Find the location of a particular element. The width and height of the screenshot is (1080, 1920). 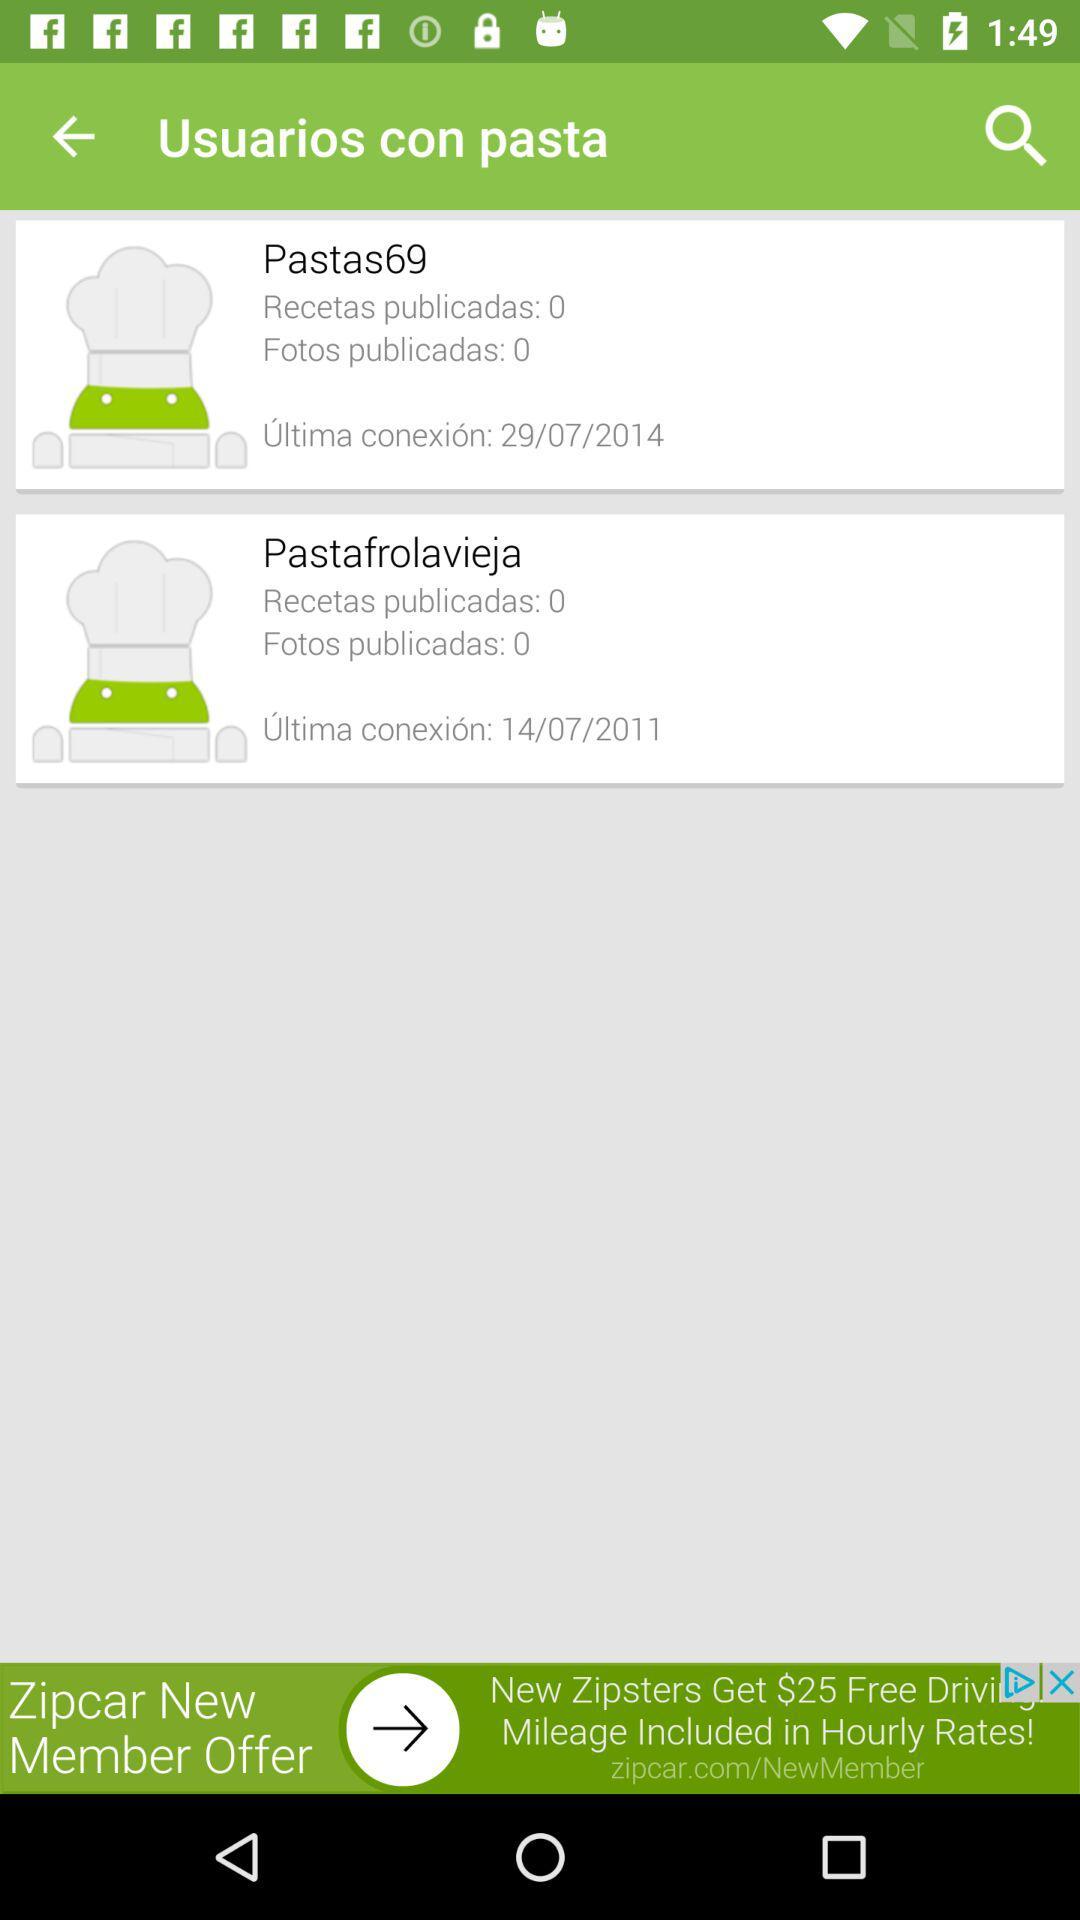

advertisement is located at coordinates (540, 1727).